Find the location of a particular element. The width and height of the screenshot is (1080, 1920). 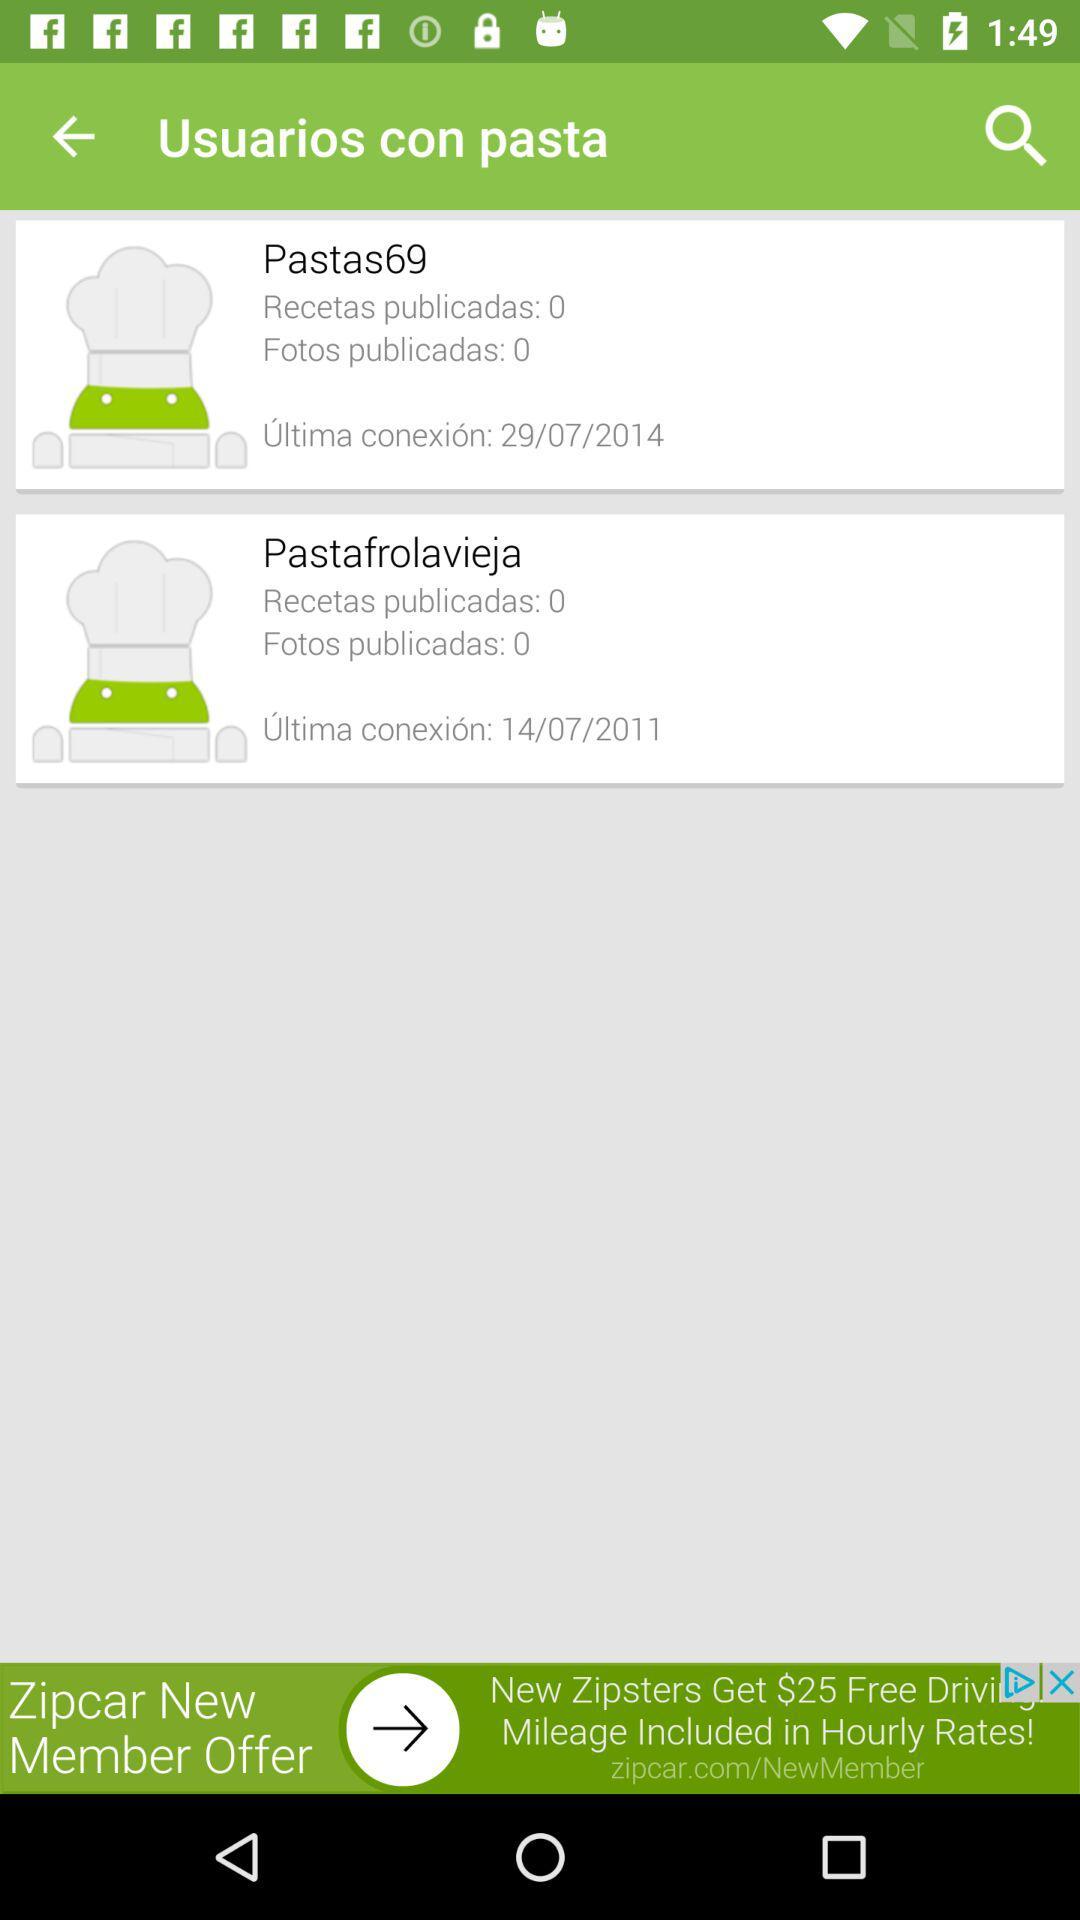

advertisement is located at coordinates (540, 1727).